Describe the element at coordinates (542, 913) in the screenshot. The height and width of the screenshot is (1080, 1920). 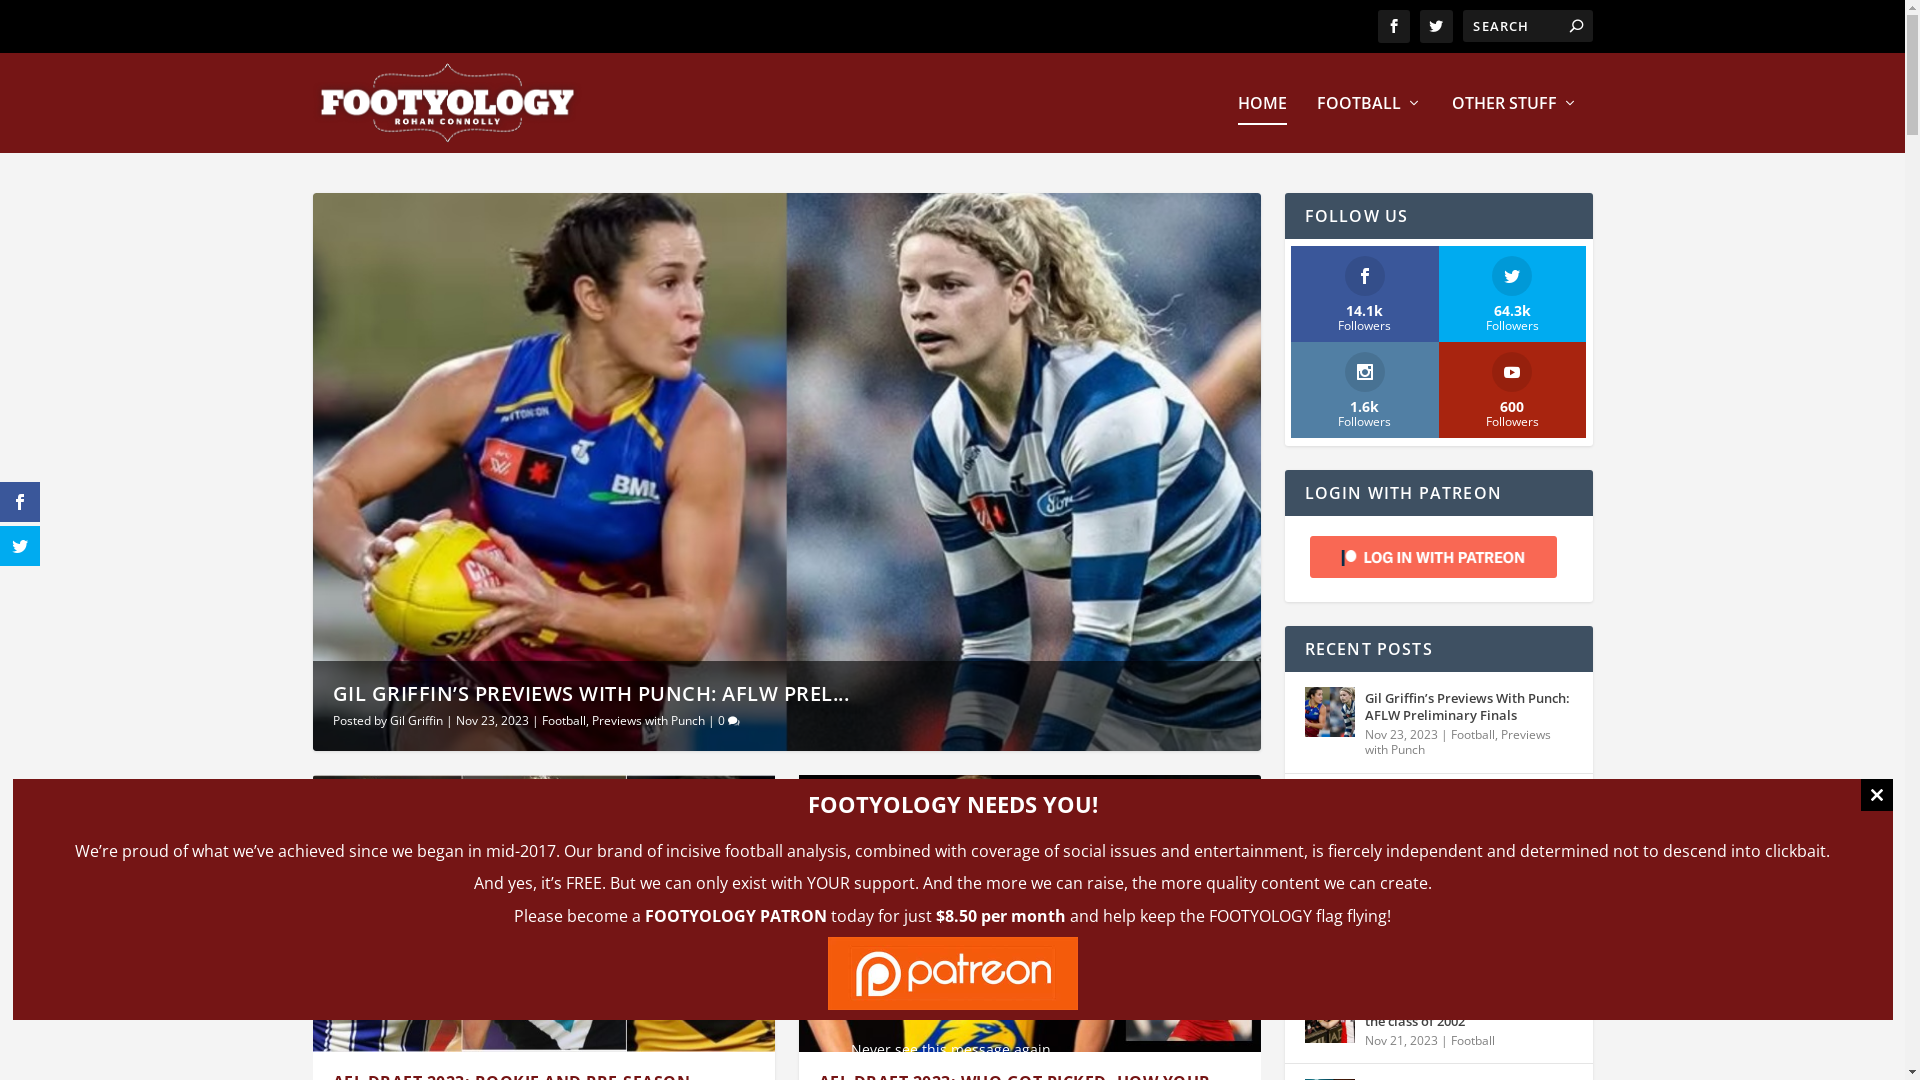
I see `'AFL Draft 2023: Rookie and Pre-Season Drafts'` at that location.